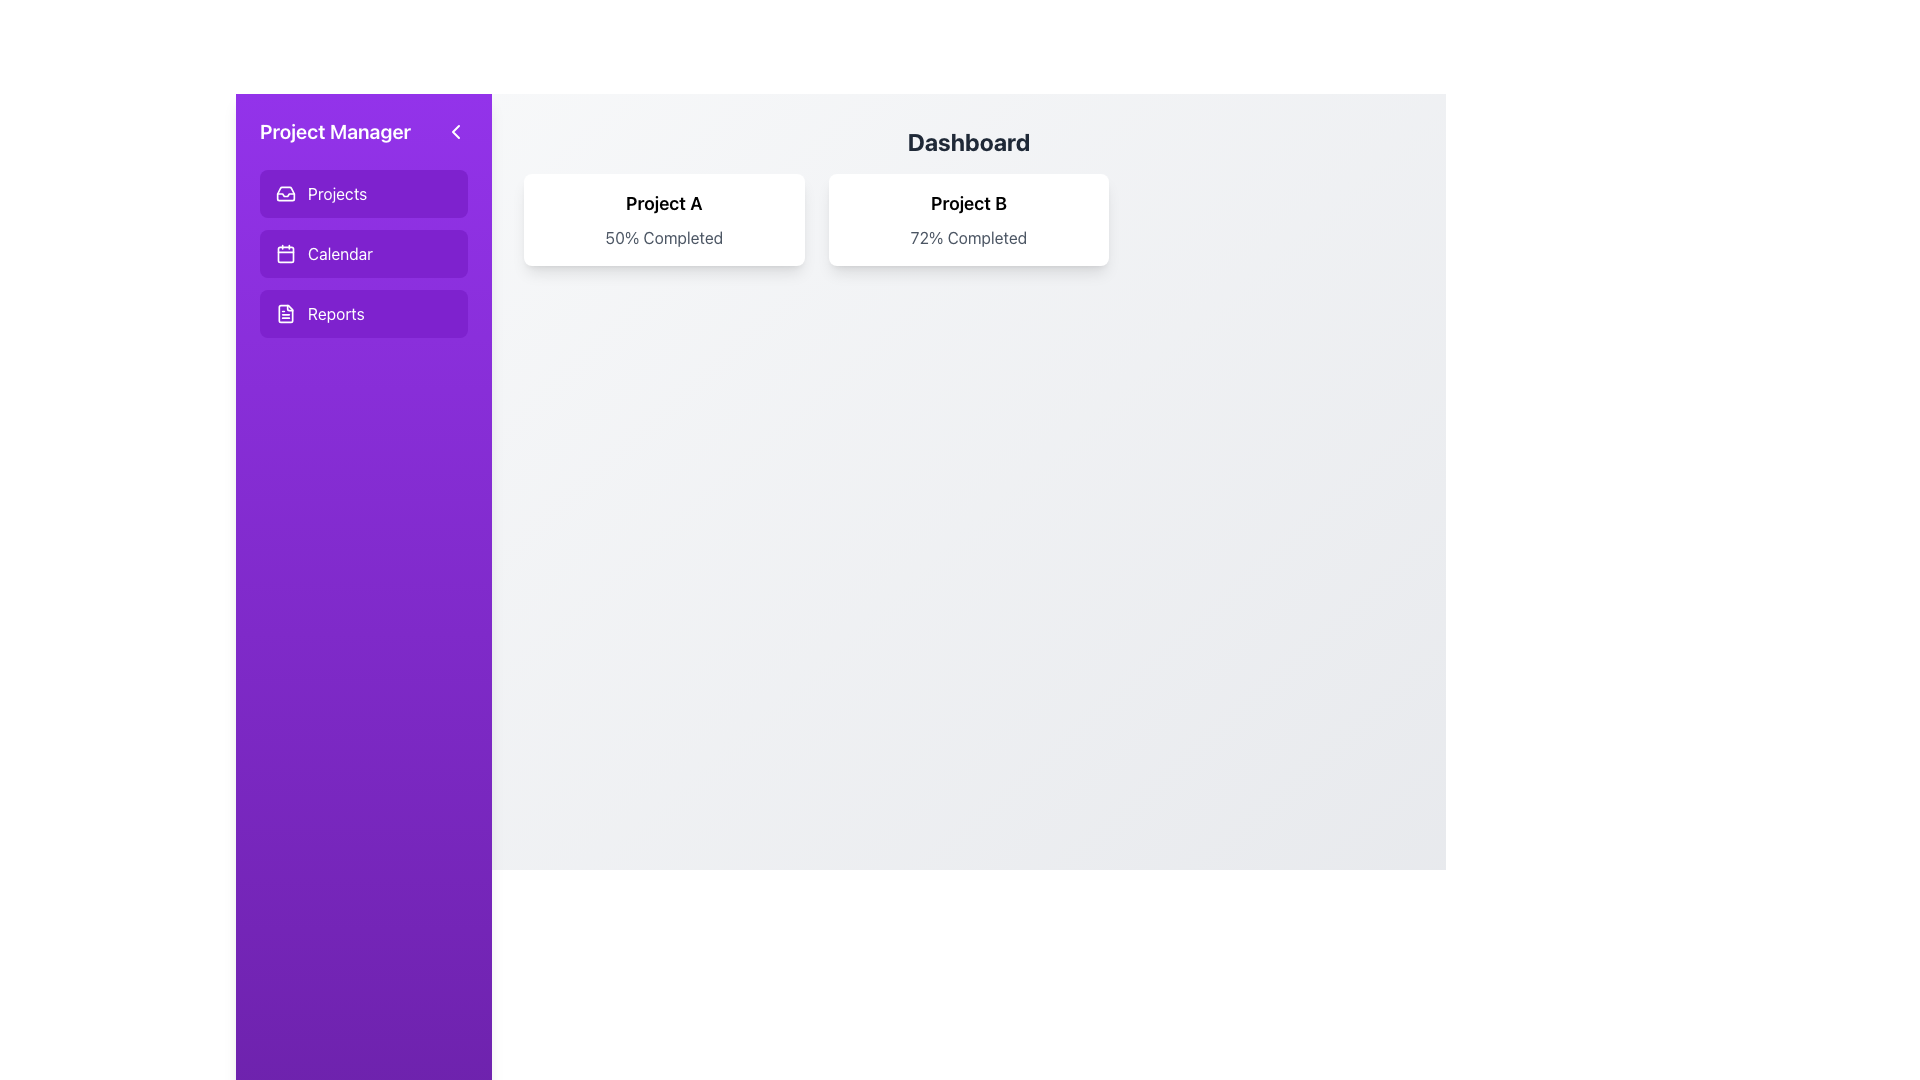  What do you see at coordinates (364, 193) in the screenshot?
I see `the 'Projects' navigation button located in the left sidebar above the 'Calendar' and 'Reports' buttons` at bounding box center [364, 193].